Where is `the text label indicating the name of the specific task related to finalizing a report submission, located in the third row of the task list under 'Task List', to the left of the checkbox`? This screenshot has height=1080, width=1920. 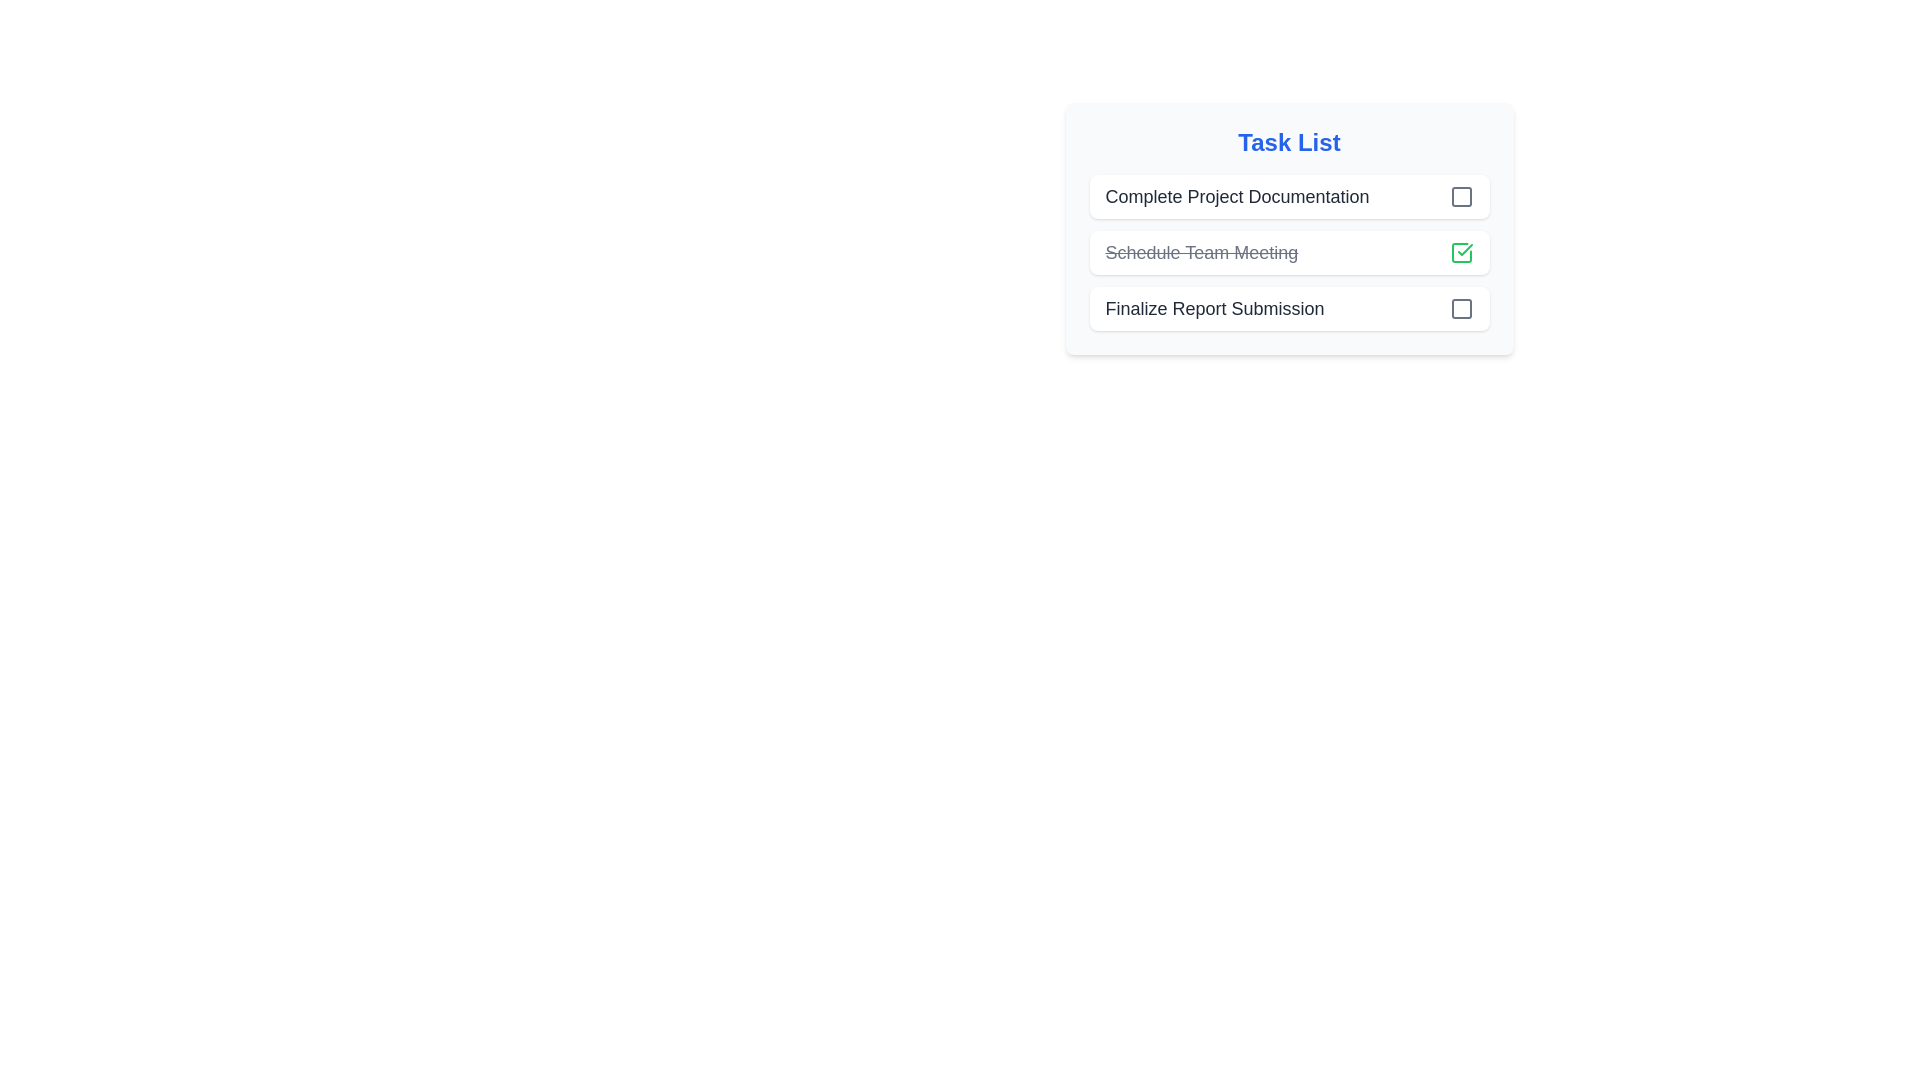
the text label indicating the name of the specific task related to finalizing a report submission, located in the third row of the task list under 'Task List', to the left of the checkbox is located at coordinates (1213, 308).